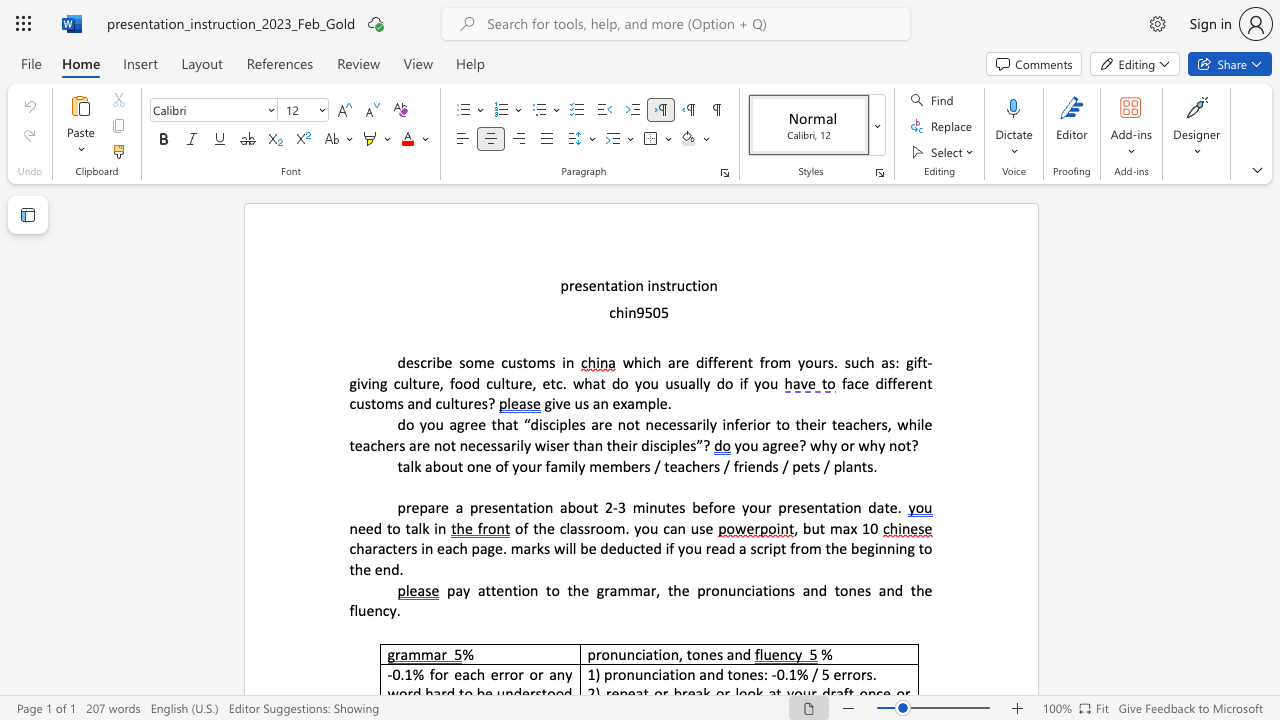 The width and height of the screenshot is (1280, 720). I want to click on the subset text "tion about" within the text "prepare a presentation about 2", so click(527, 506).